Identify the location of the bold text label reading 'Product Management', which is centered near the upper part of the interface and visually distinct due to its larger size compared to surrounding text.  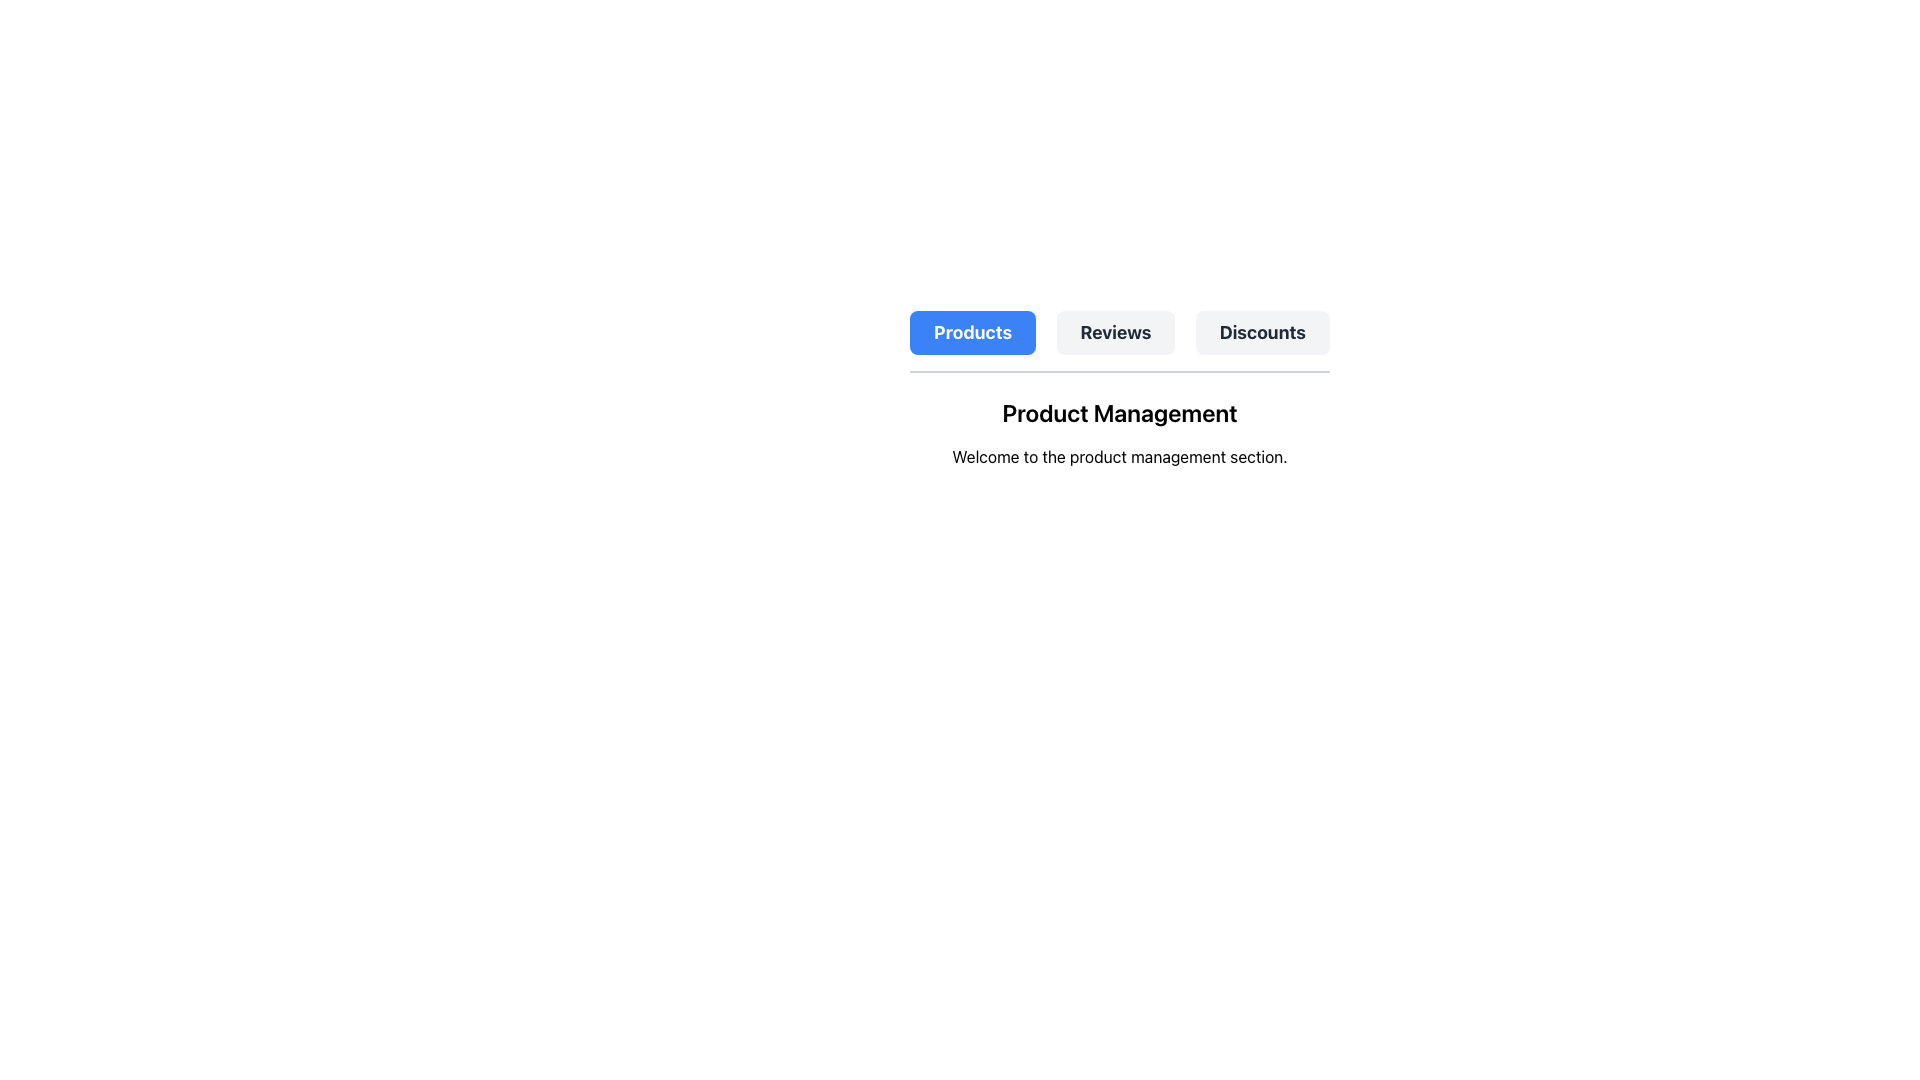
(1118, 411).